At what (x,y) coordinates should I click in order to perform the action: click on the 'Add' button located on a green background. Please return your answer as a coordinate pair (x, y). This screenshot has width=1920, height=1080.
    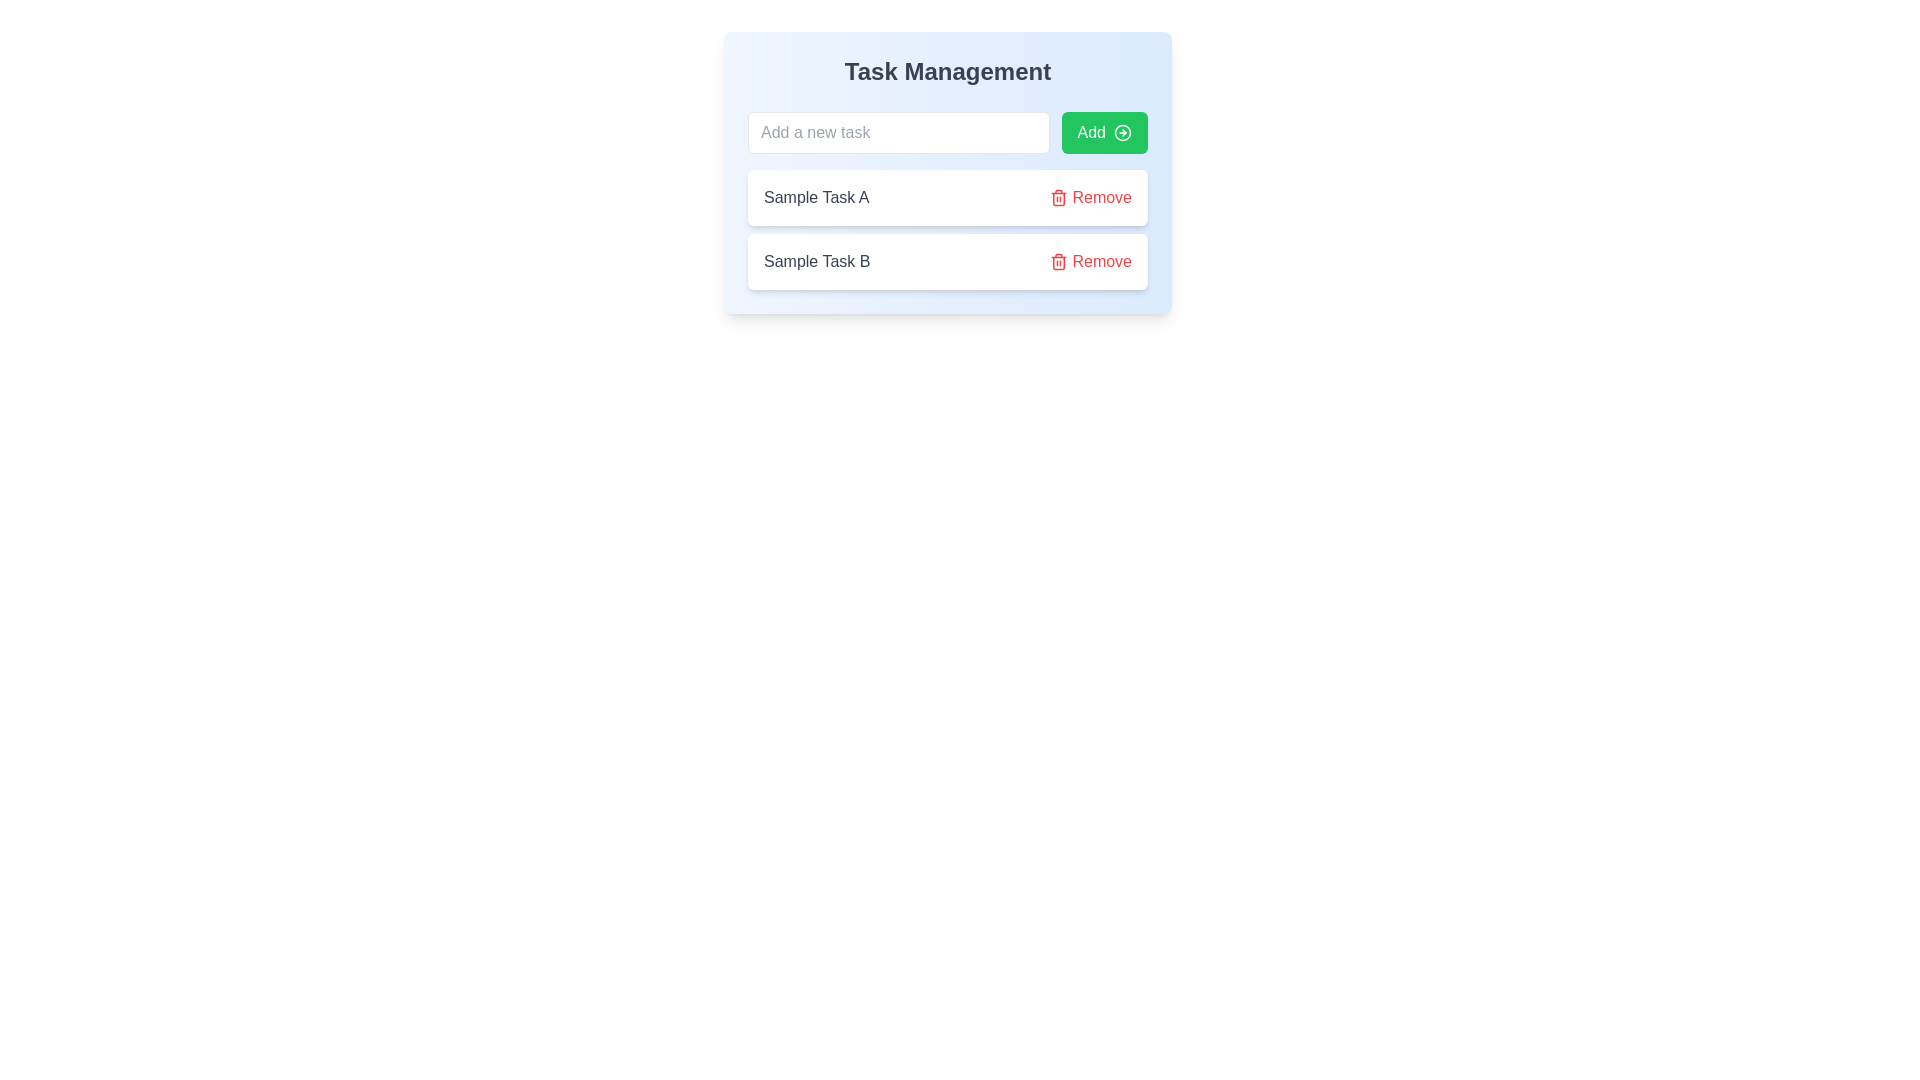
    Looking at the image, I should click on (1090, 132).